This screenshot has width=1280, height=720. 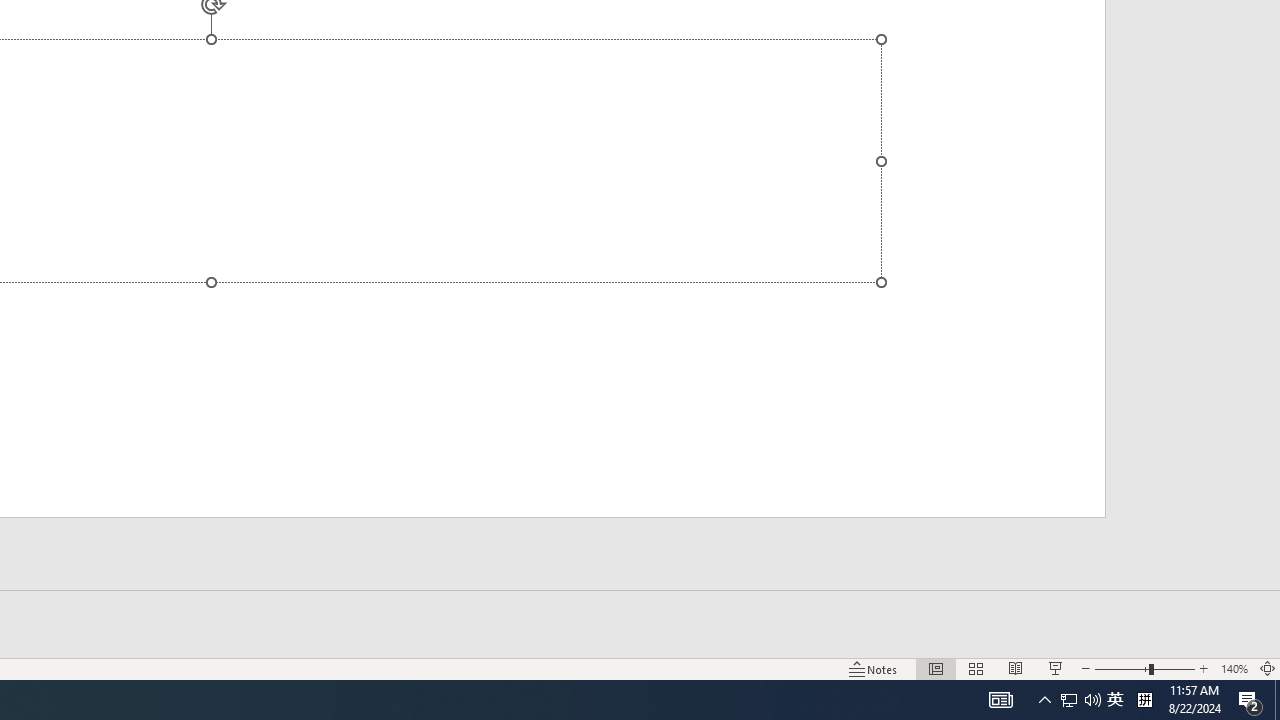 What do you see at coordinates (1233, 669) in the screenshot?
I see `'Zoom 140%'` at bounding box center [1233, 669].